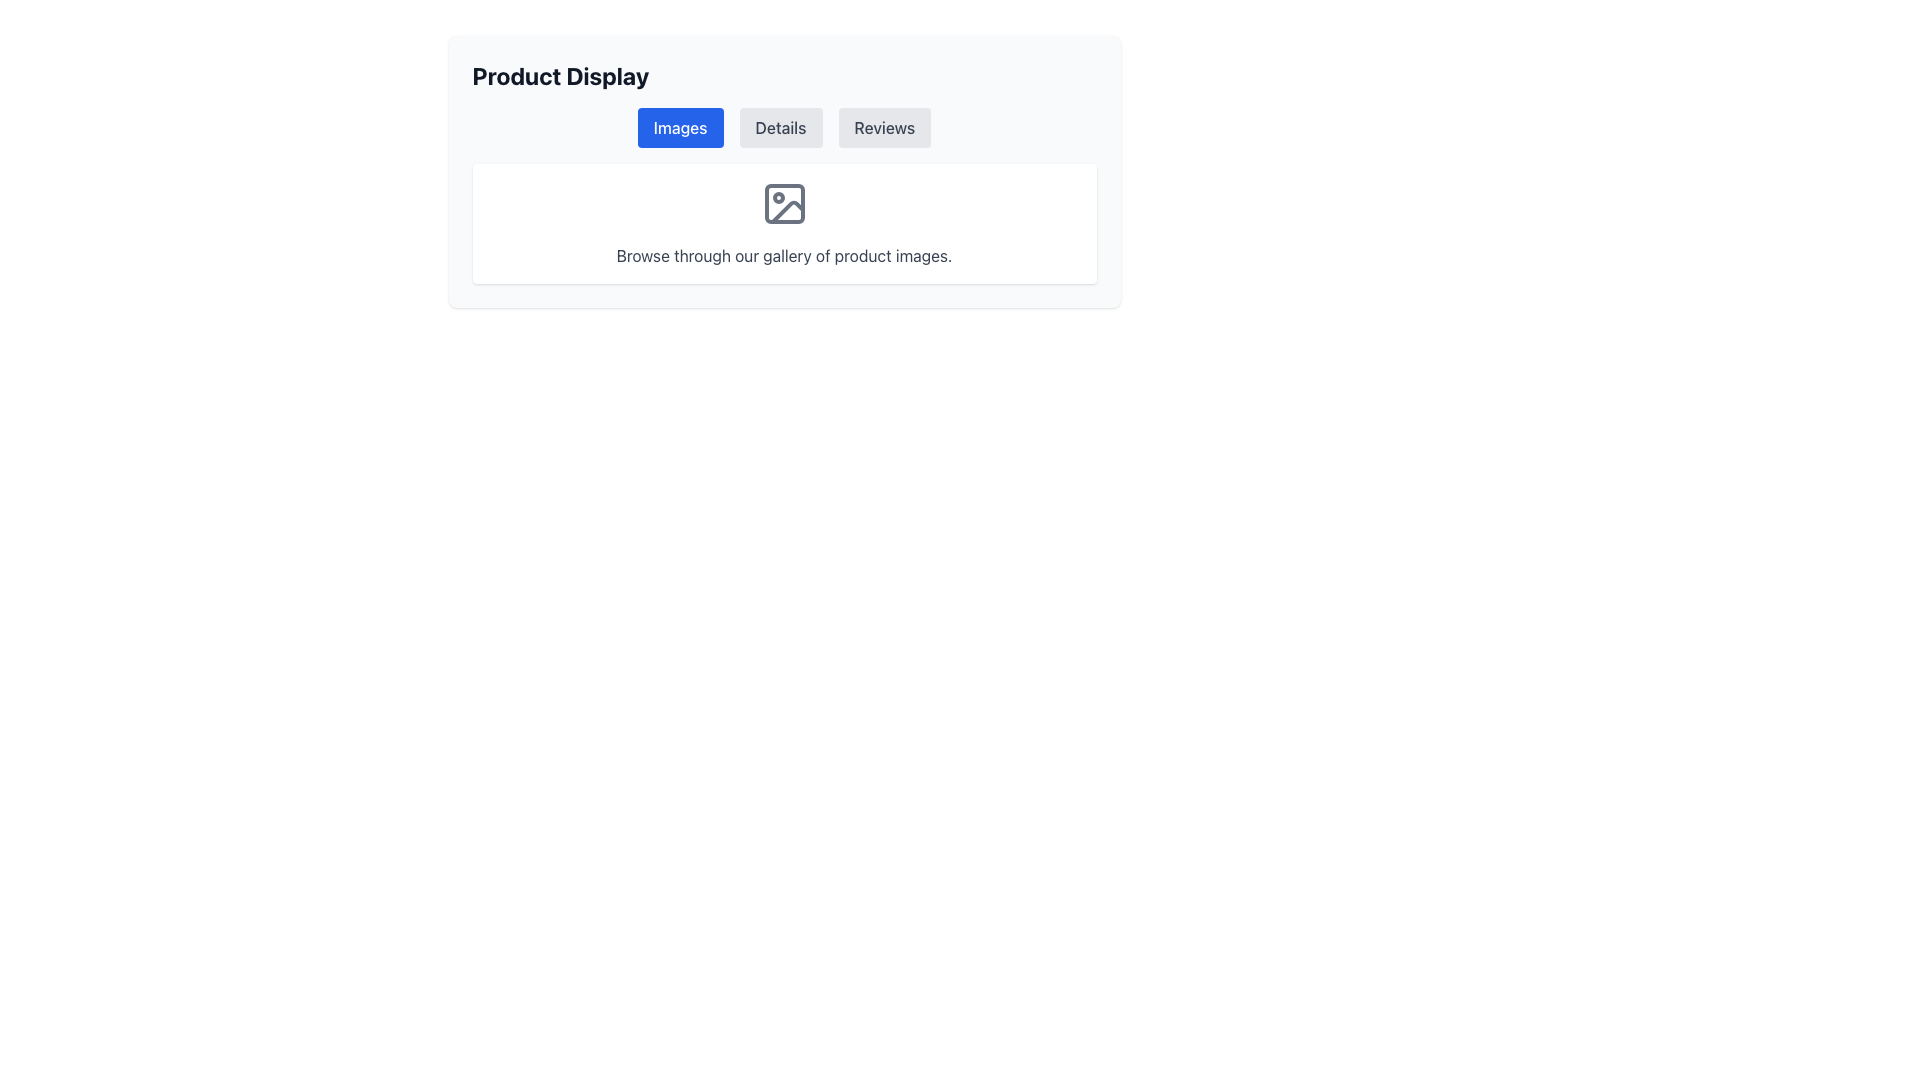 The image size is (1920, 1080). I want to click on the 'Reviews' button, which is the third button from the left in a horizontal row of buttons with a gray background and dark gray text, so click(883, 127).